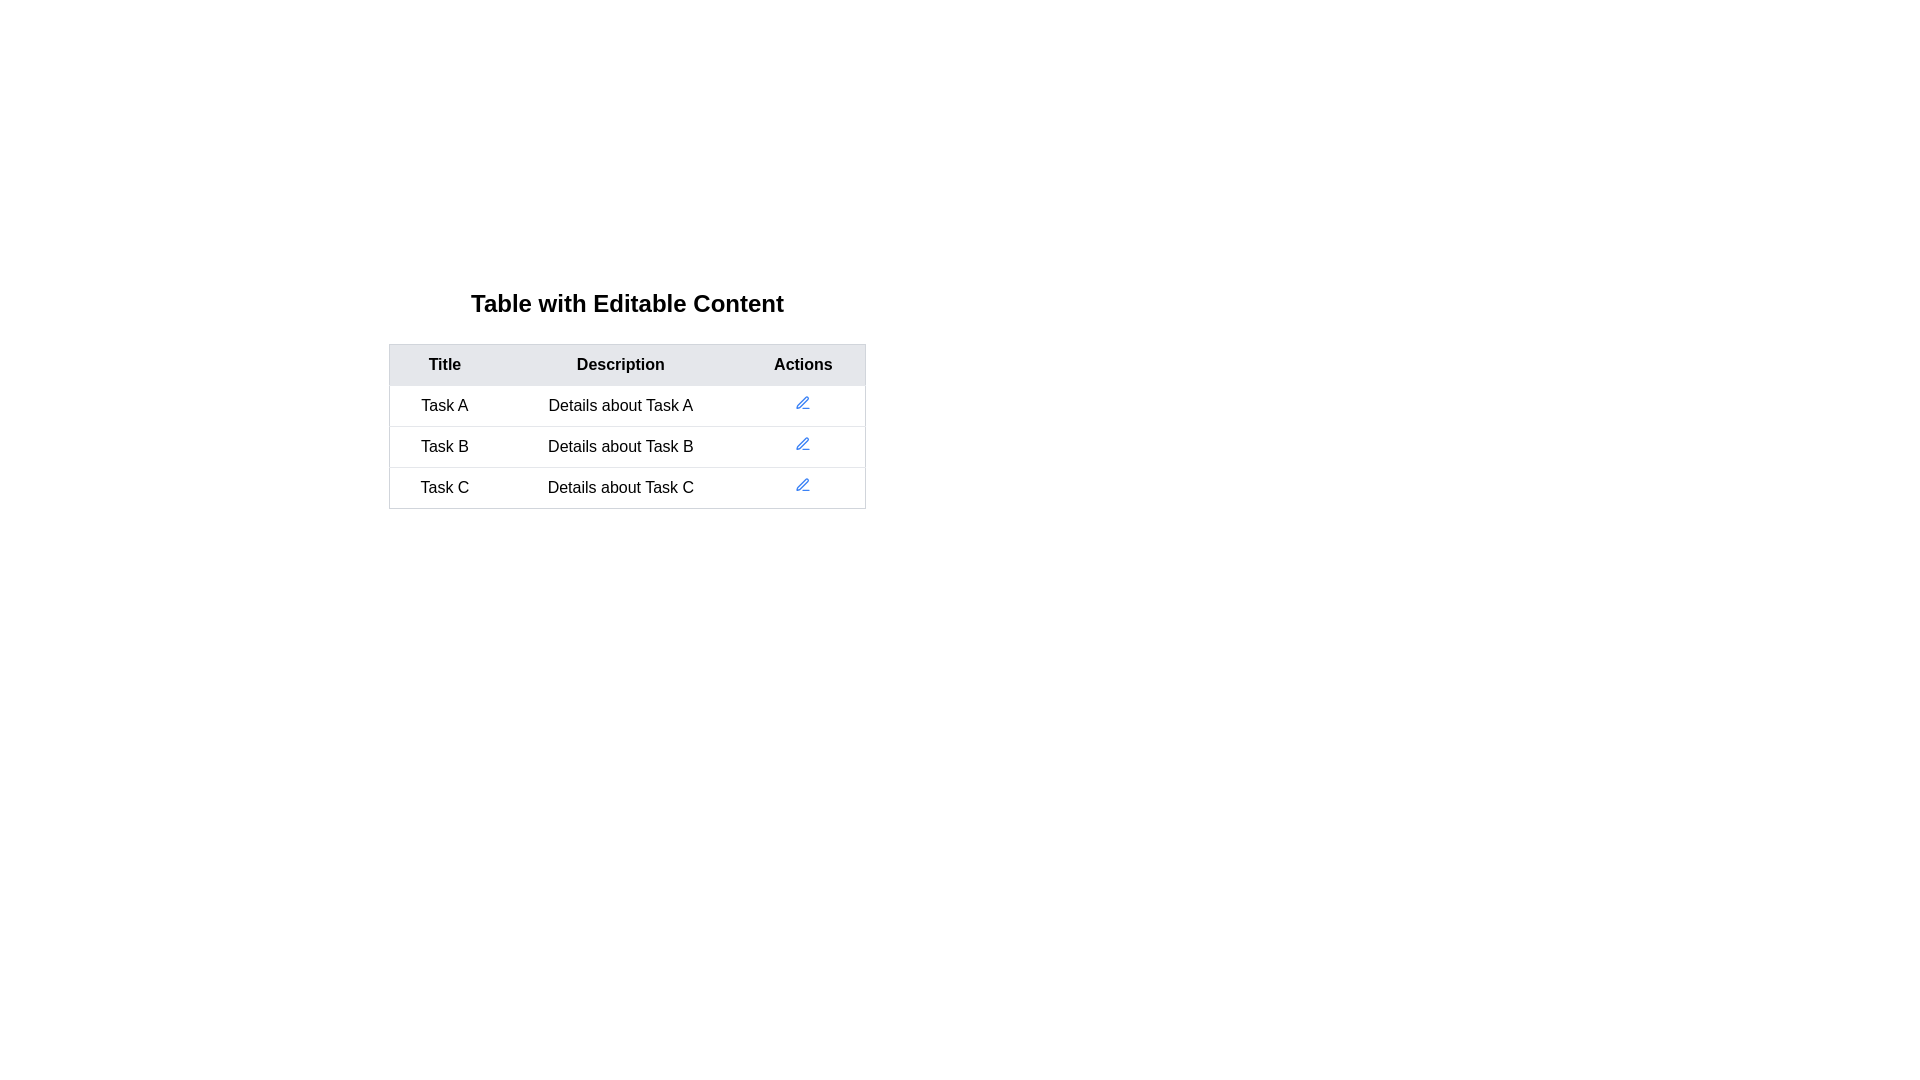 The width and height of the screenshot is (1920, 1080). Describe the element at coordinates (803, 442) in the screenshot. I see `the edit icon located in the third column of the second row of the 'Table with Editable Content', which is adjacent to the text 'Details about Task B'` at that location.